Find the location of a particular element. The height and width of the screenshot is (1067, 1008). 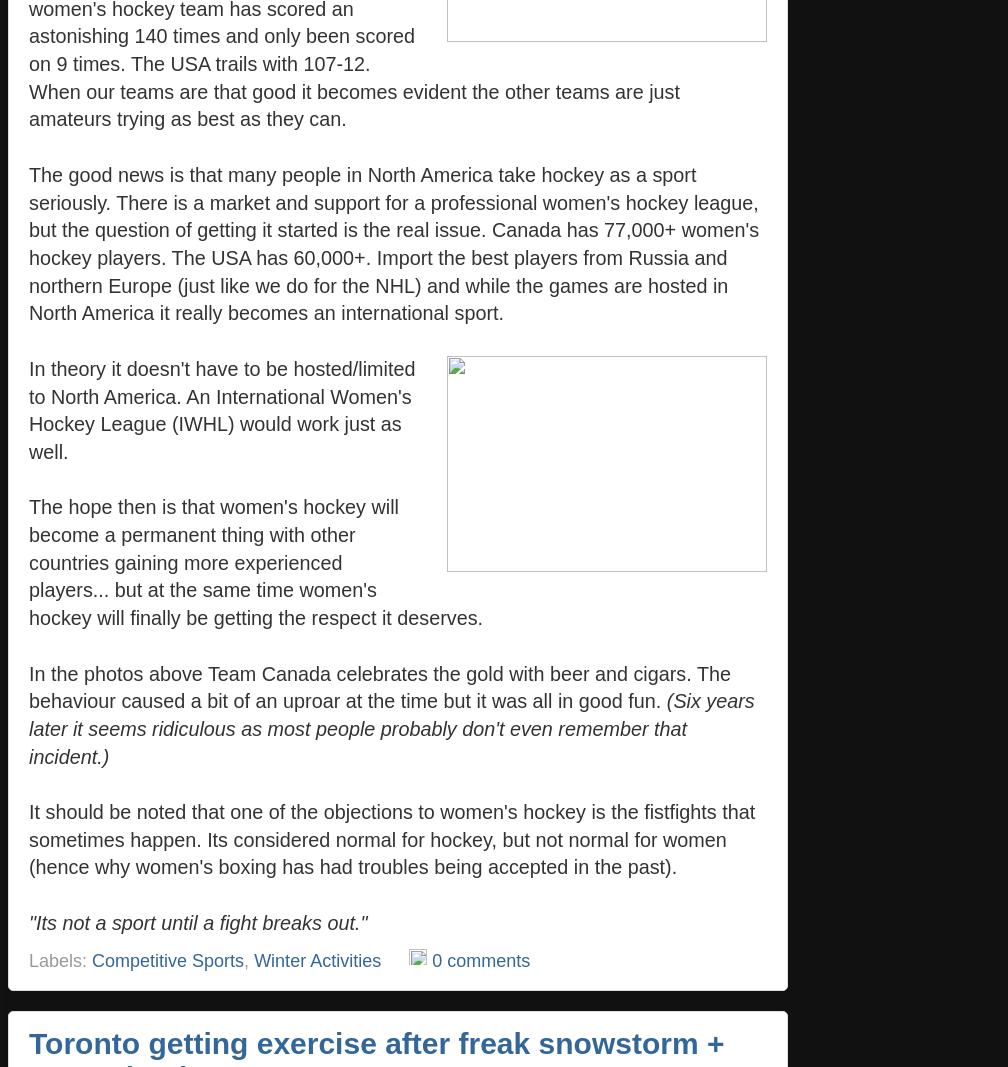

'"Its not a sport until a fight breaks out."' is located at coordinates (197, 921).